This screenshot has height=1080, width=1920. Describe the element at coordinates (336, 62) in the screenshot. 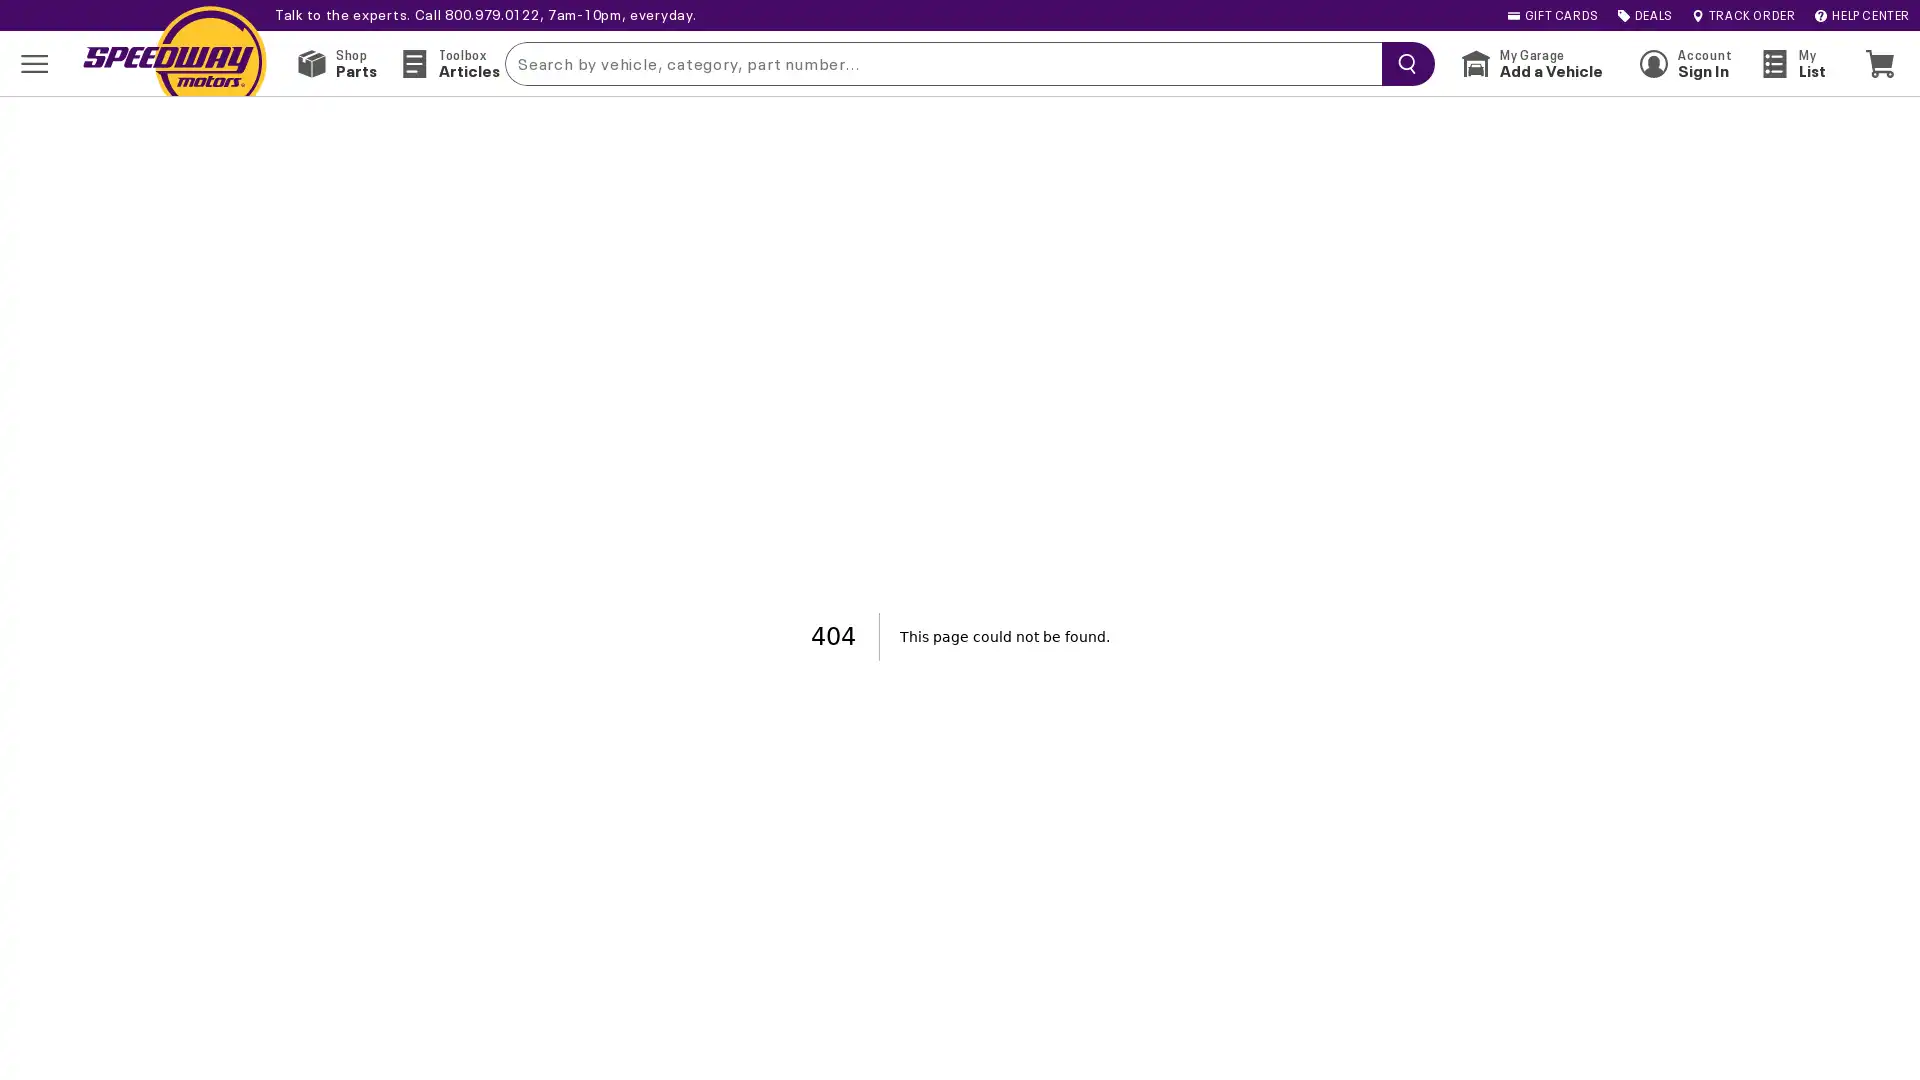

I see `Shop Parts` at that location.